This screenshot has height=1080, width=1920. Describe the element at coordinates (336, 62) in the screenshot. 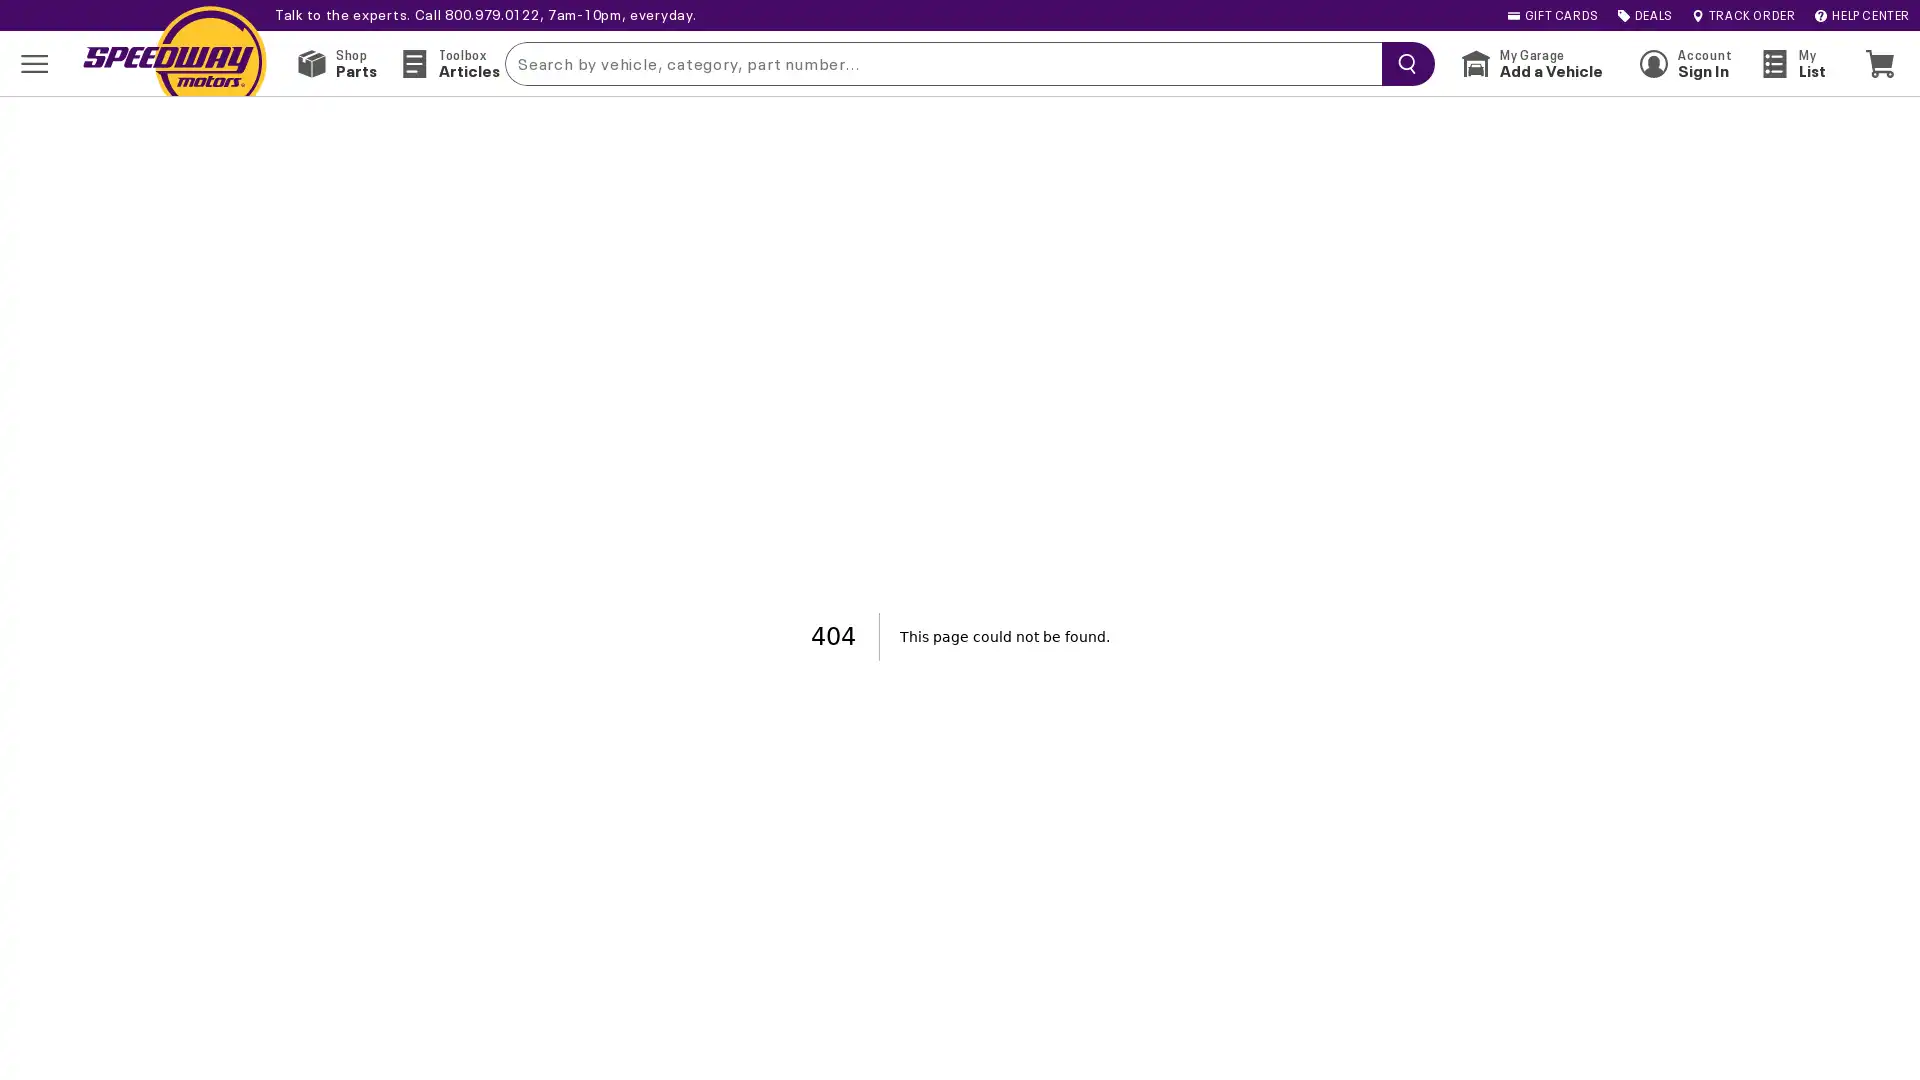

I see `Shop Parts` at that location.